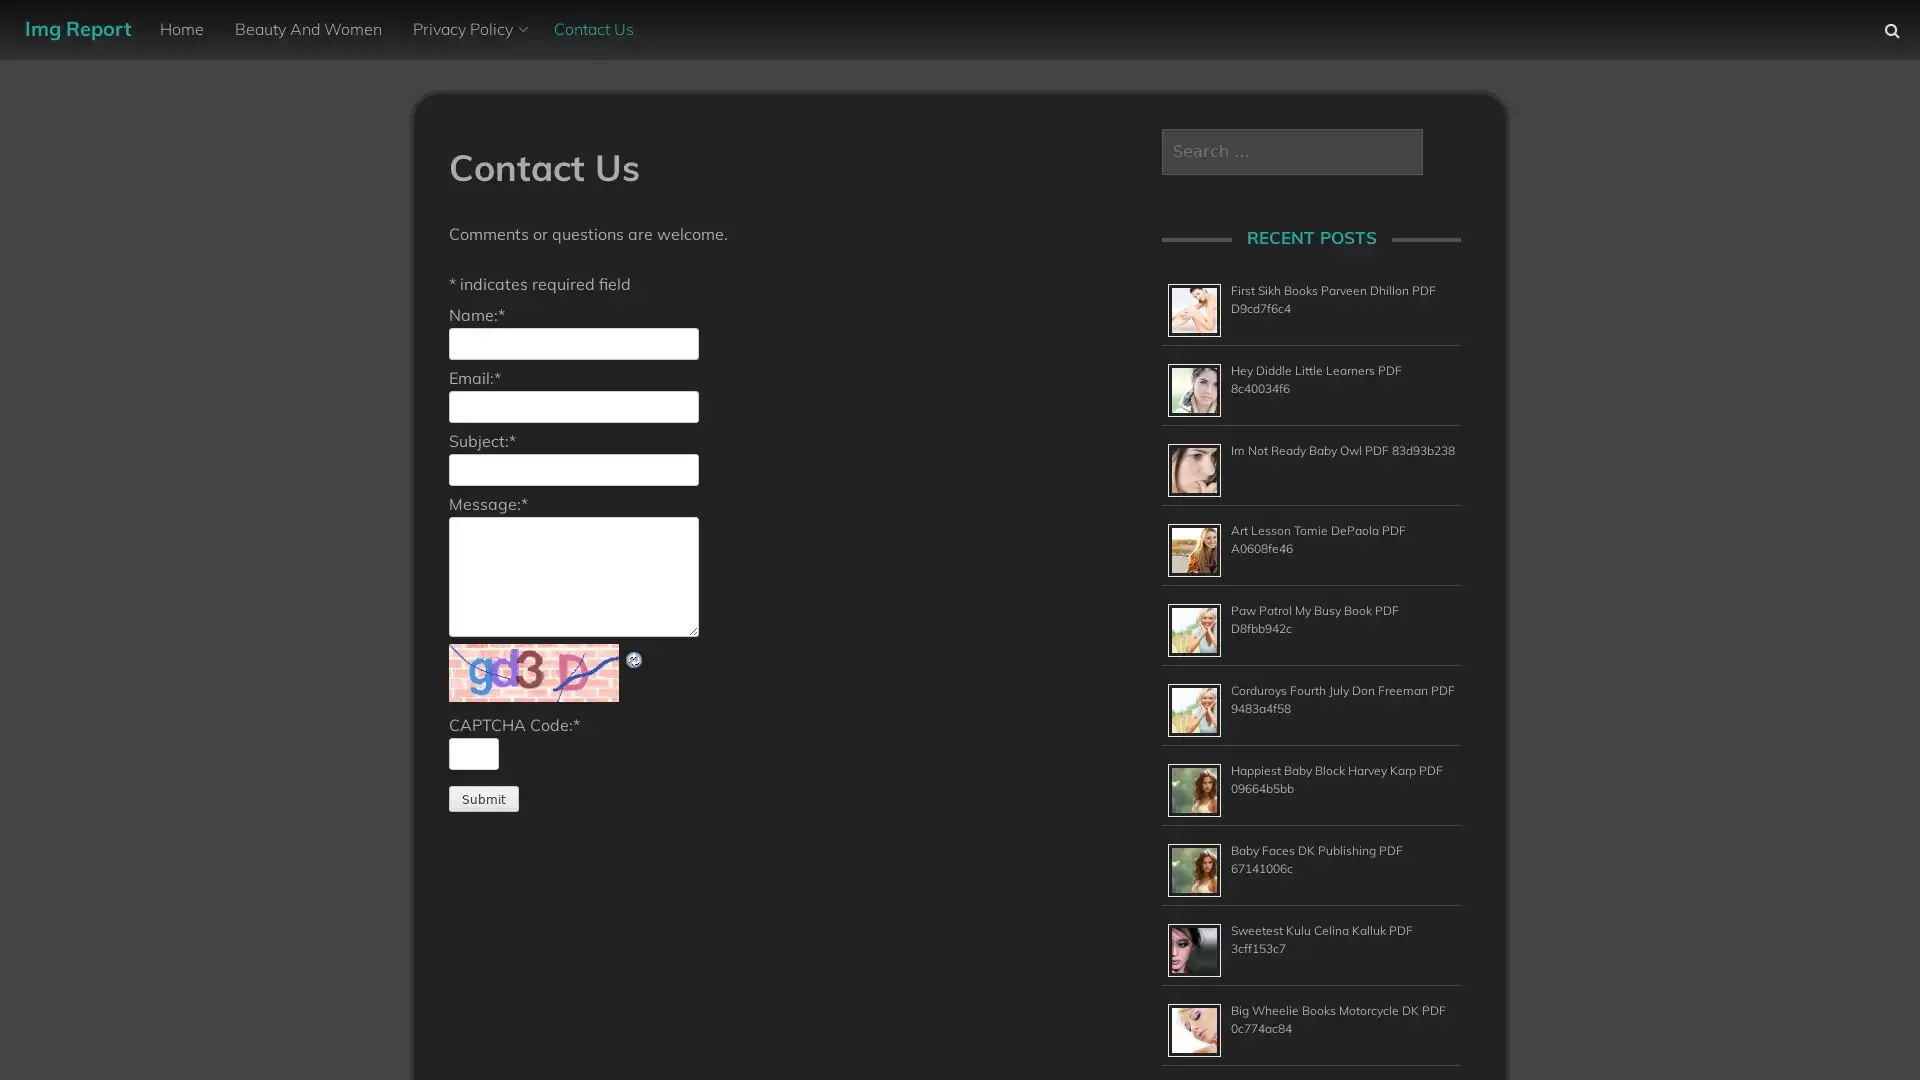 The image size is (1920, 1080). I want to click on Submit, so click(484, 797).